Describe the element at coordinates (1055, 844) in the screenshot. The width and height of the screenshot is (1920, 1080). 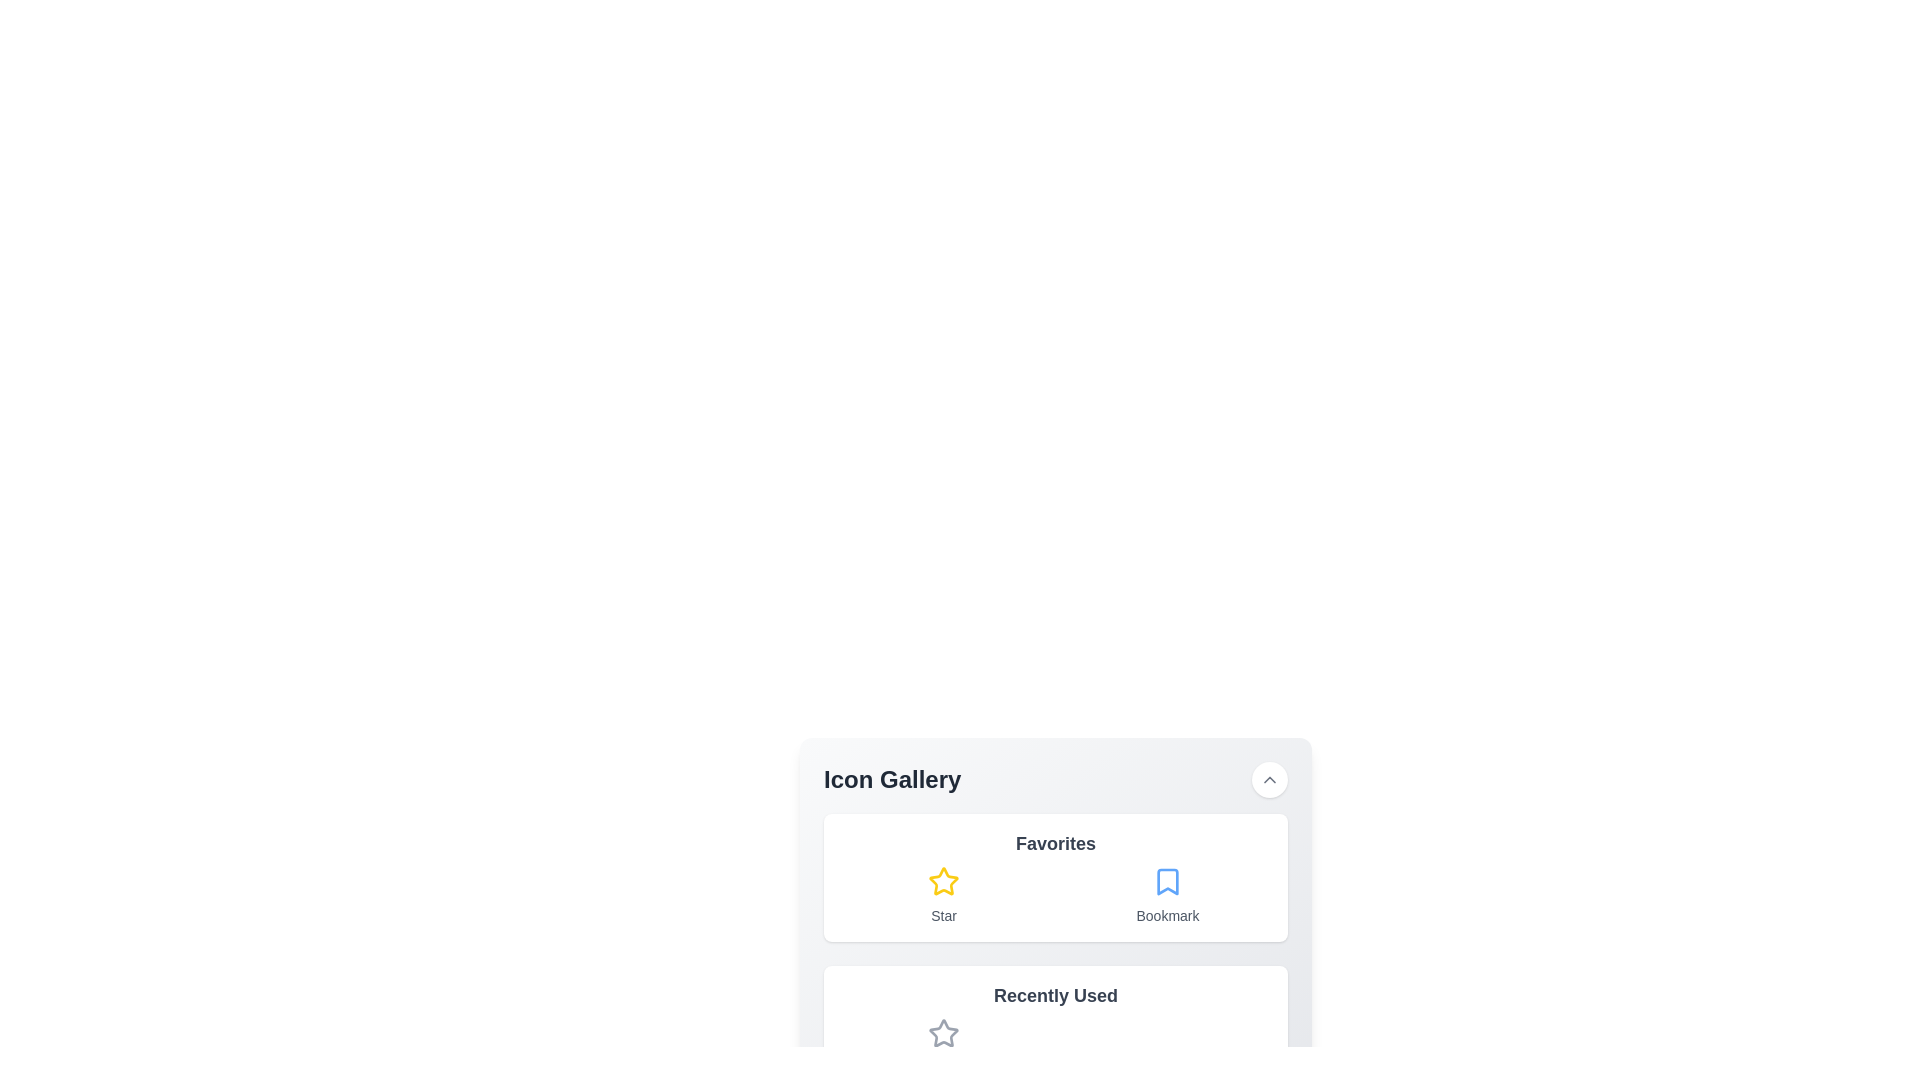
I see `'Favorites' text label that categorizes the content below it, which is positioned above a grid layout of icons` at that location.